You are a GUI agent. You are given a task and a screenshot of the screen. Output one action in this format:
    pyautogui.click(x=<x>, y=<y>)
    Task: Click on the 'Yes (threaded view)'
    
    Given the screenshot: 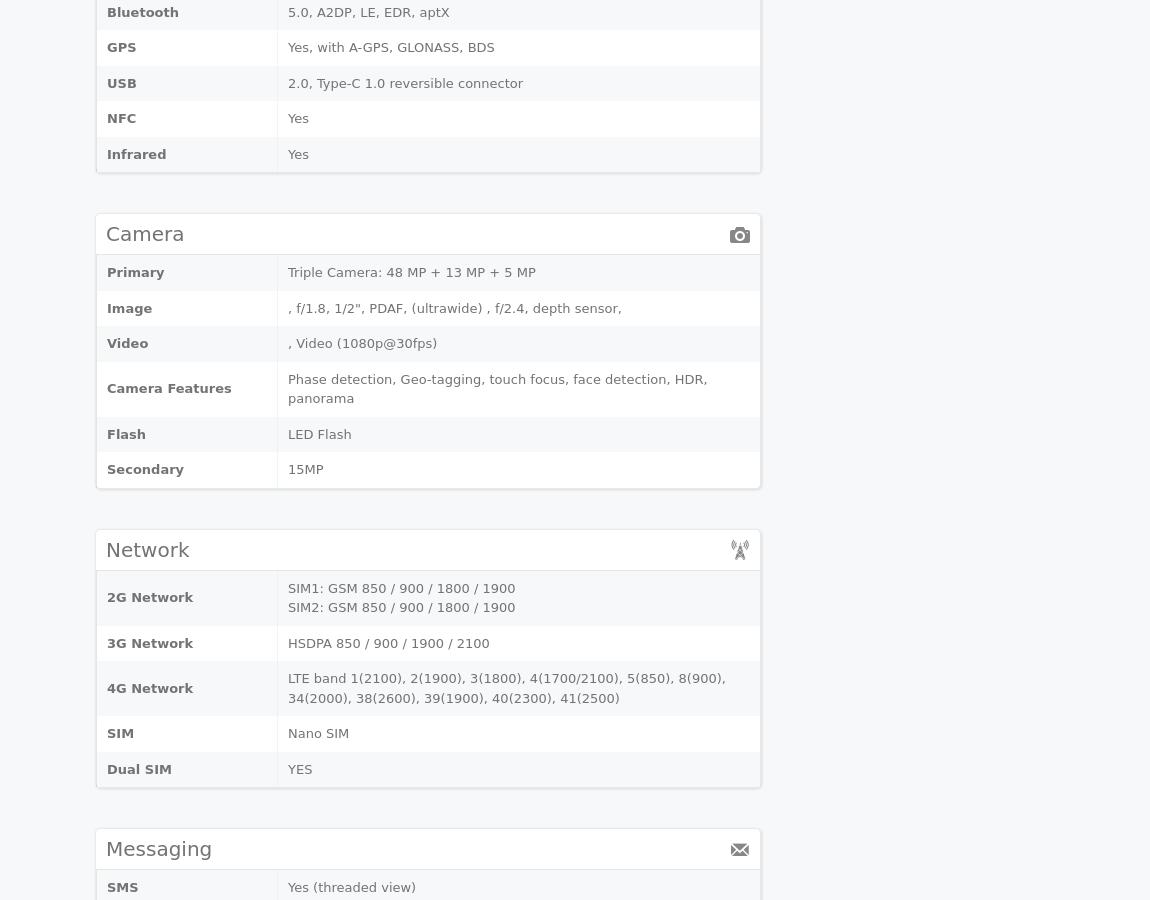 What is the action you would take?
    pyautogui.click(x=352, y=887)
    